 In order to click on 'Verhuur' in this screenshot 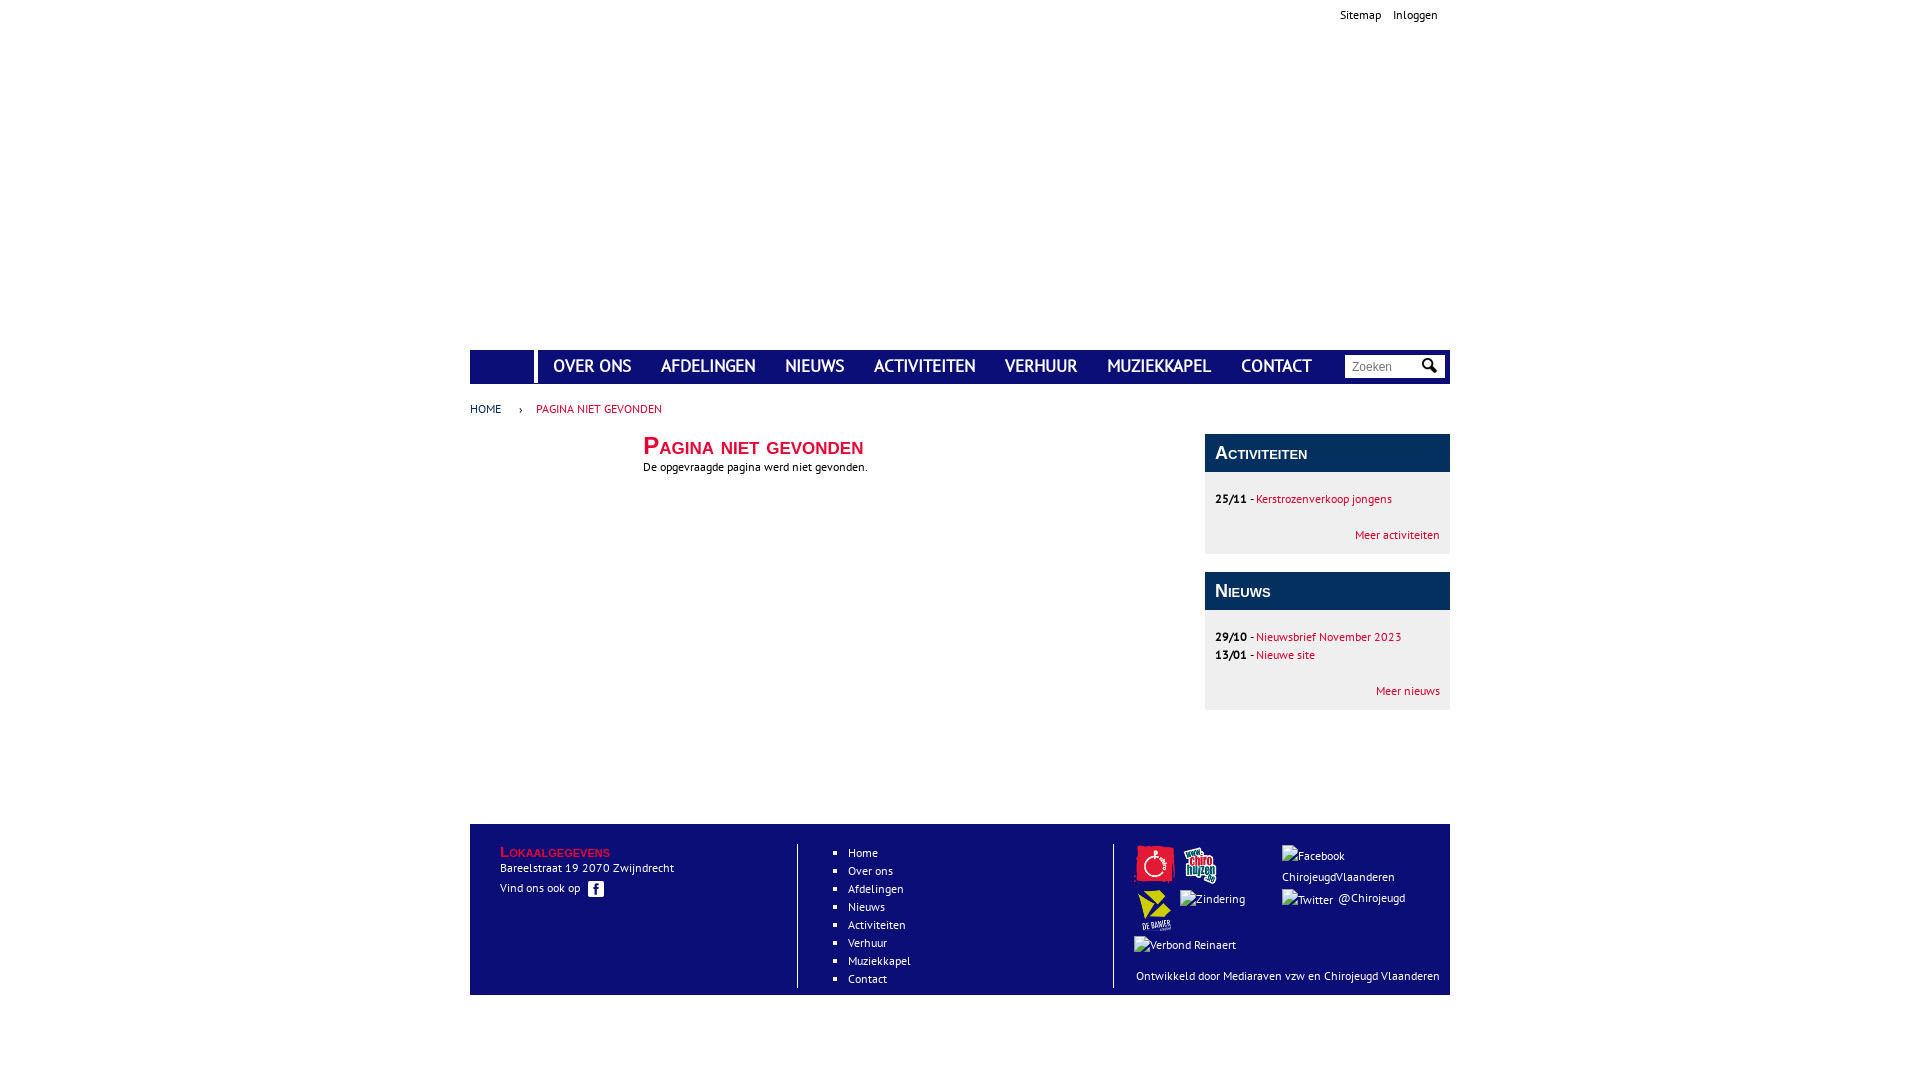, I will do `click(848, 942)`.